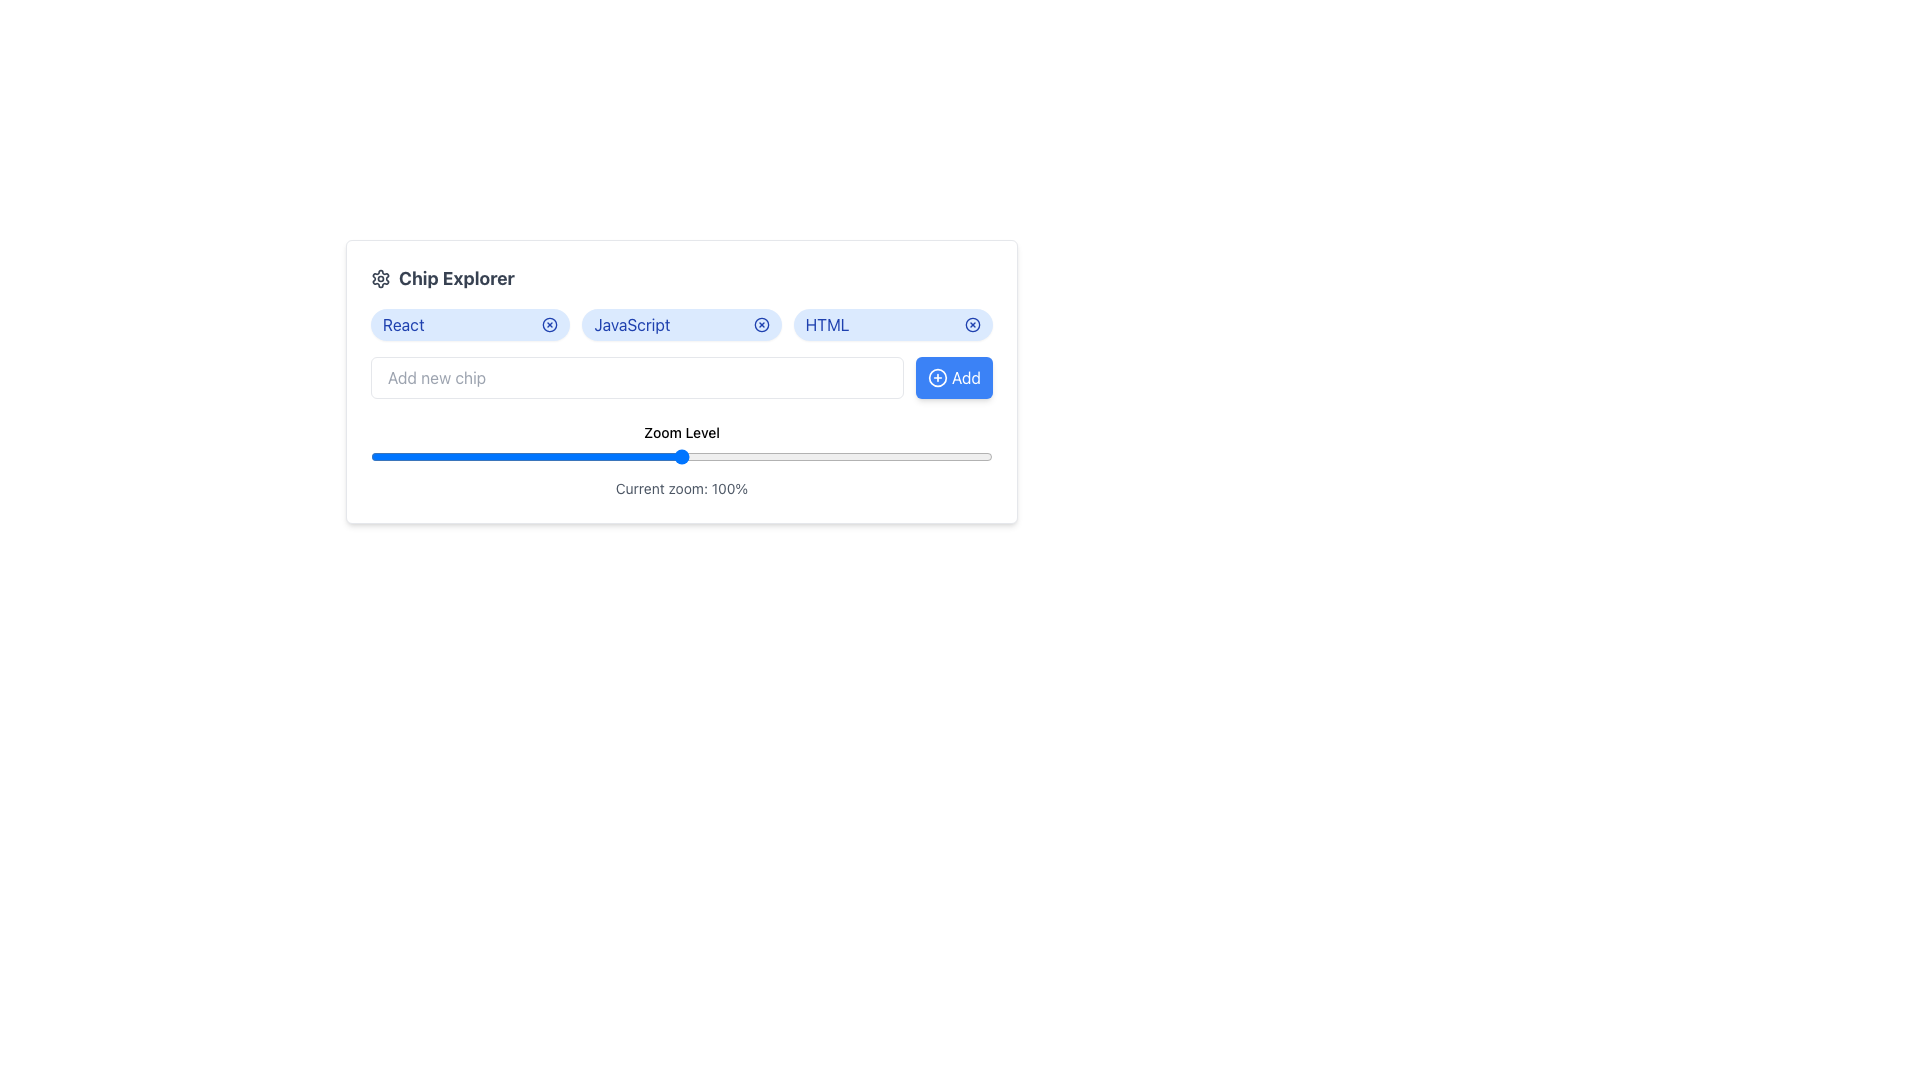 This screenshot has height=1080, width=1920. Describe the element at coordinates (936, 378) in the screenshot. I see `the circular blue icon with a white cross symbol, which is positioned to the right of the 'Add' button at the bottom-right of the main interface` at that location.